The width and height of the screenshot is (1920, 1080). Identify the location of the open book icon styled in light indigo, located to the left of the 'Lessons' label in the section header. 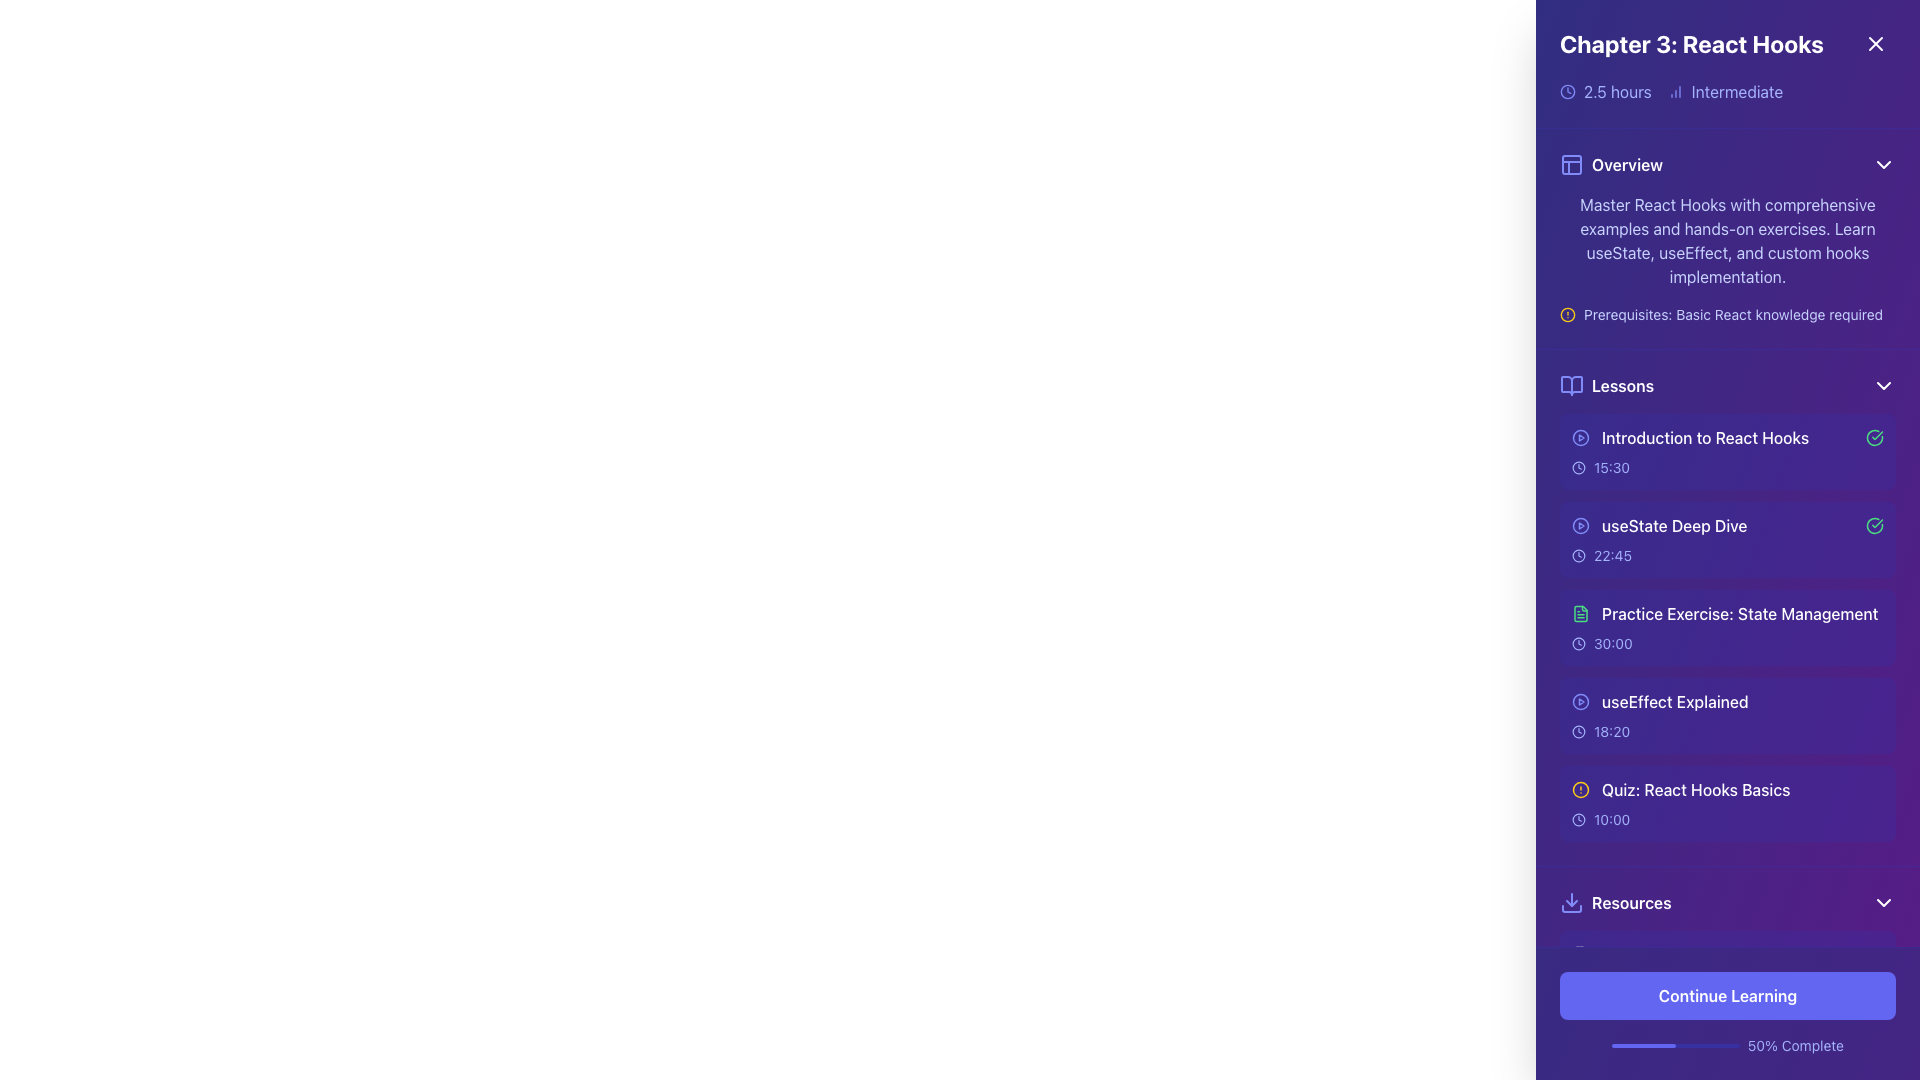
(1570, 385).